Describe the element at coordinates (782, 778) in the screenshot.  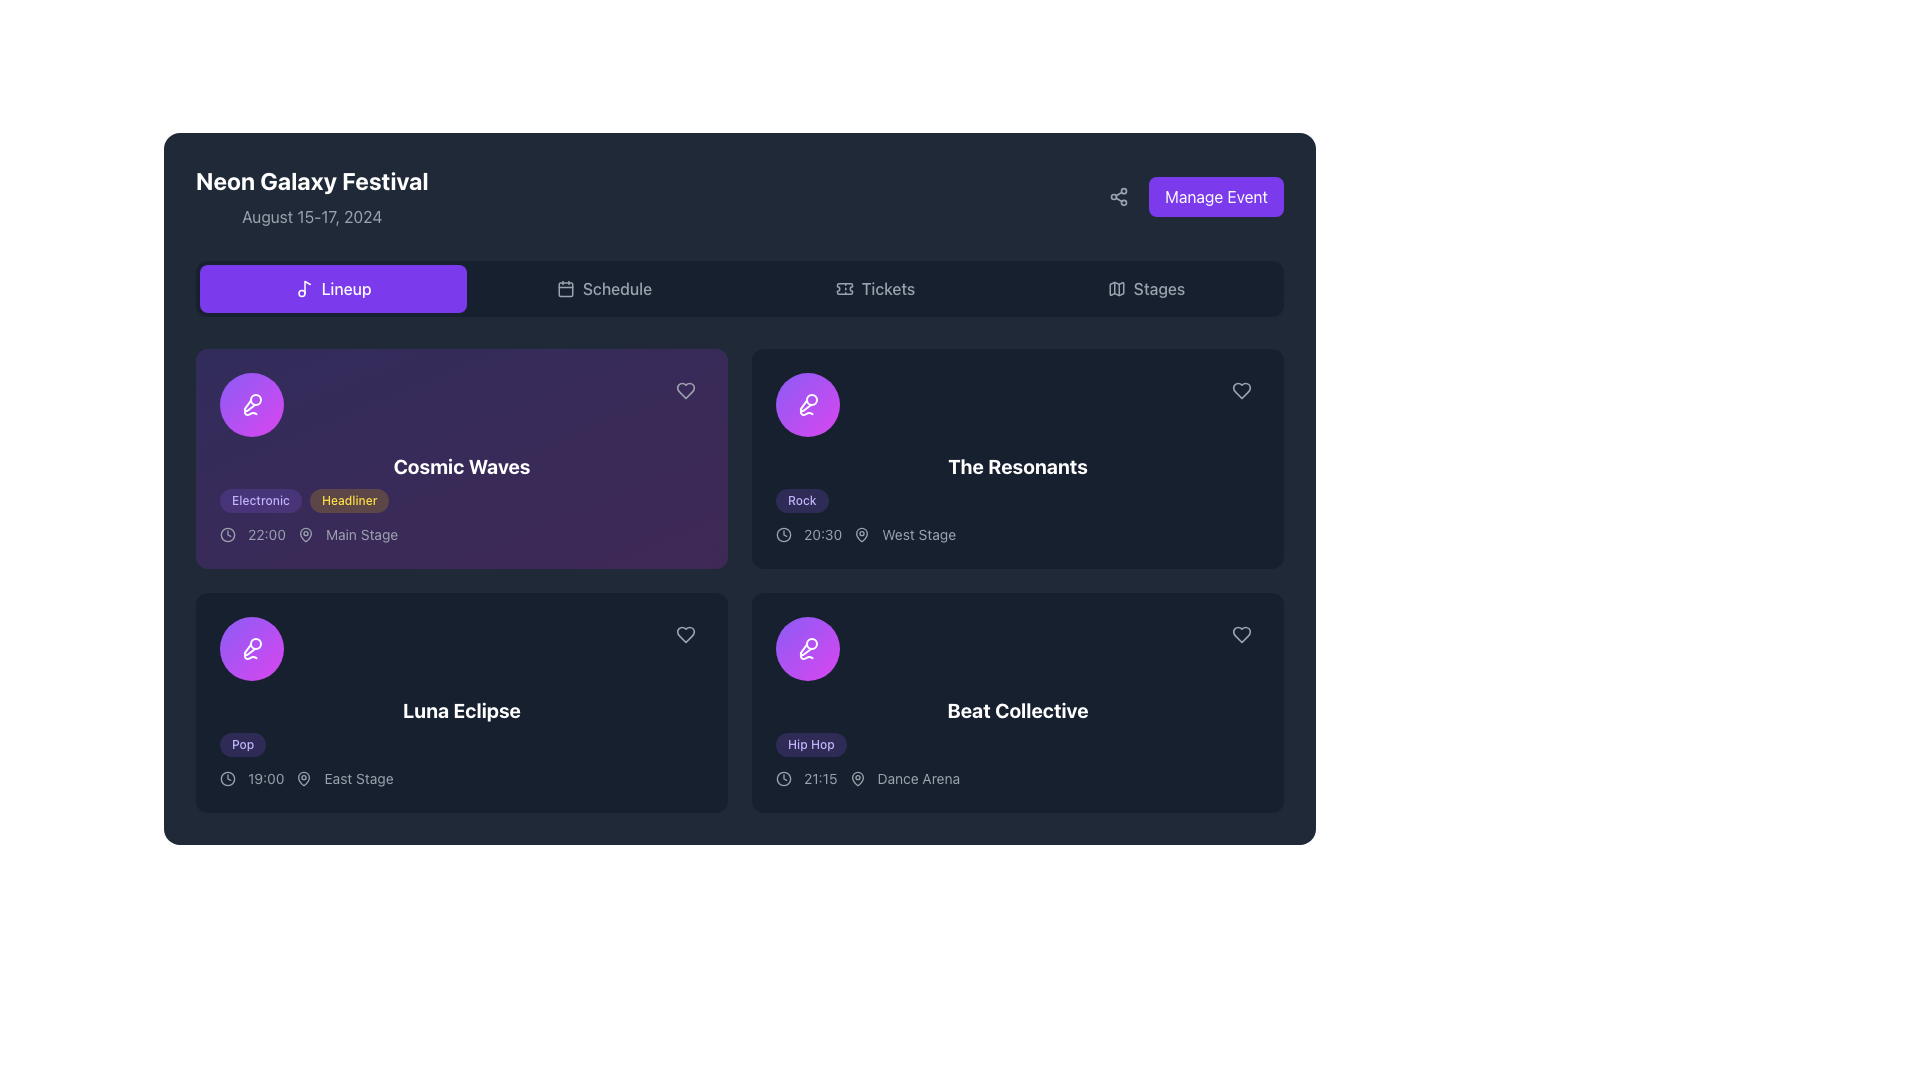
I see `the circular component of the SVG clock icon located in the bottom right quadrant of the interface, near the event card titled 'Beat Collective'` at that location.